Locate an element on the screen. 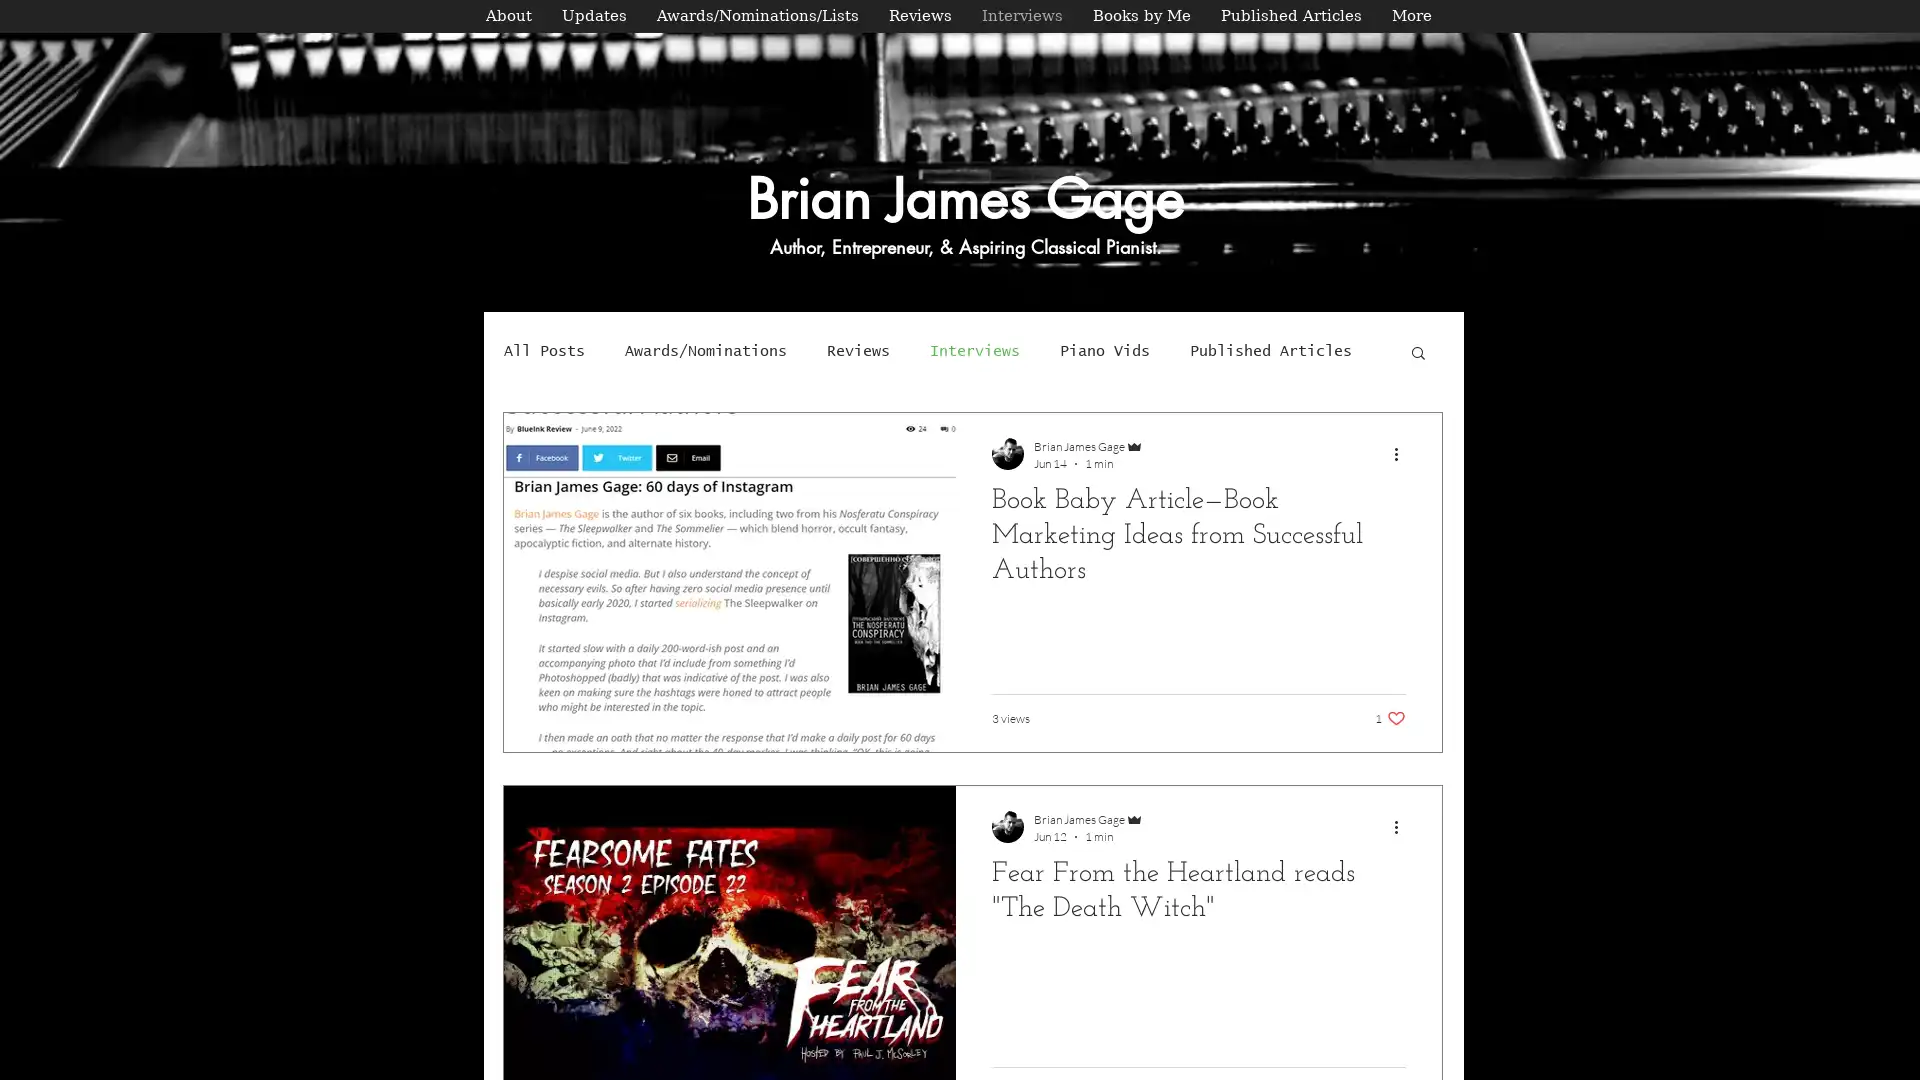 This screenshot has width=1920, height=1080. Awards/Nominations is located at coordinates (705, 350).